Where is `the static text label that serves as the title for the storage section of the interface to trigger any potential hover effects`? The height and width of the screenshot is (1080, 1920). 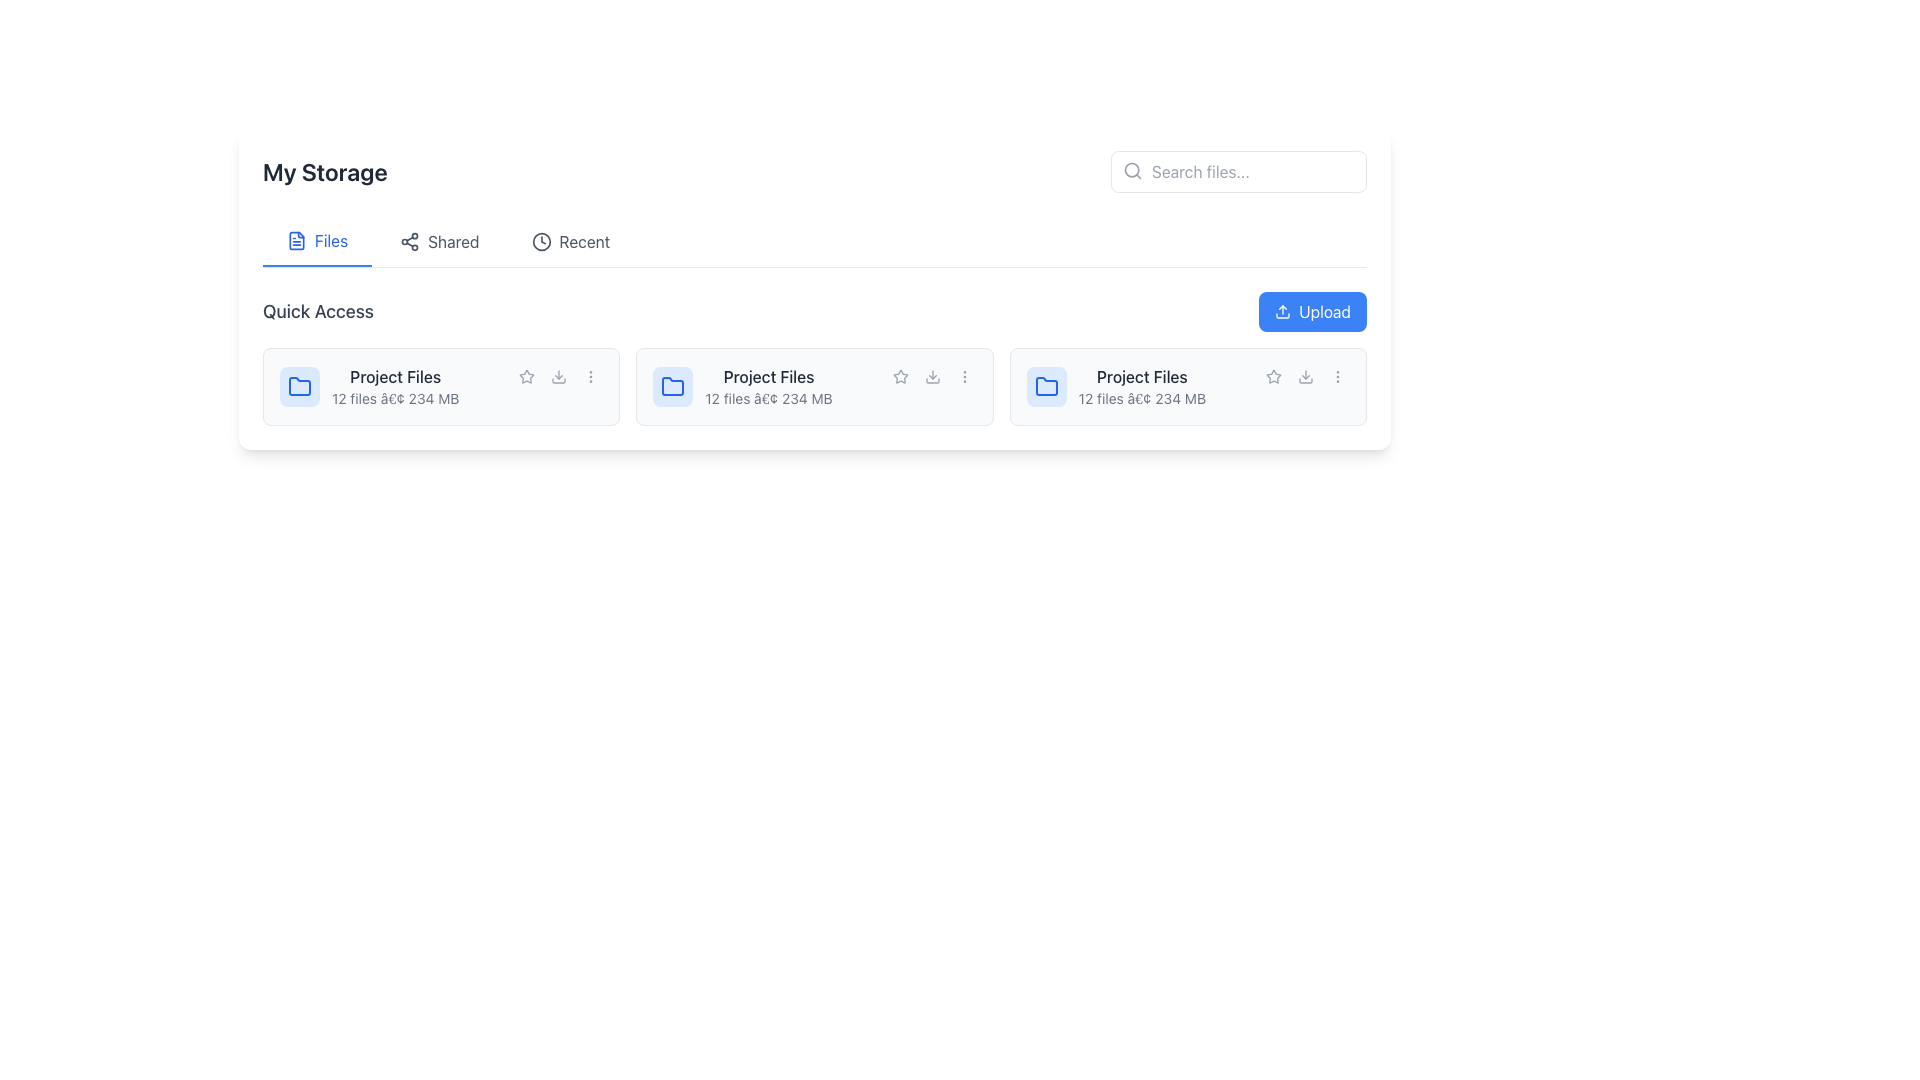 the static text label that serves as the title for the storage section of the interface to trigger any potential hover effects is located at coordinates (325, 171).